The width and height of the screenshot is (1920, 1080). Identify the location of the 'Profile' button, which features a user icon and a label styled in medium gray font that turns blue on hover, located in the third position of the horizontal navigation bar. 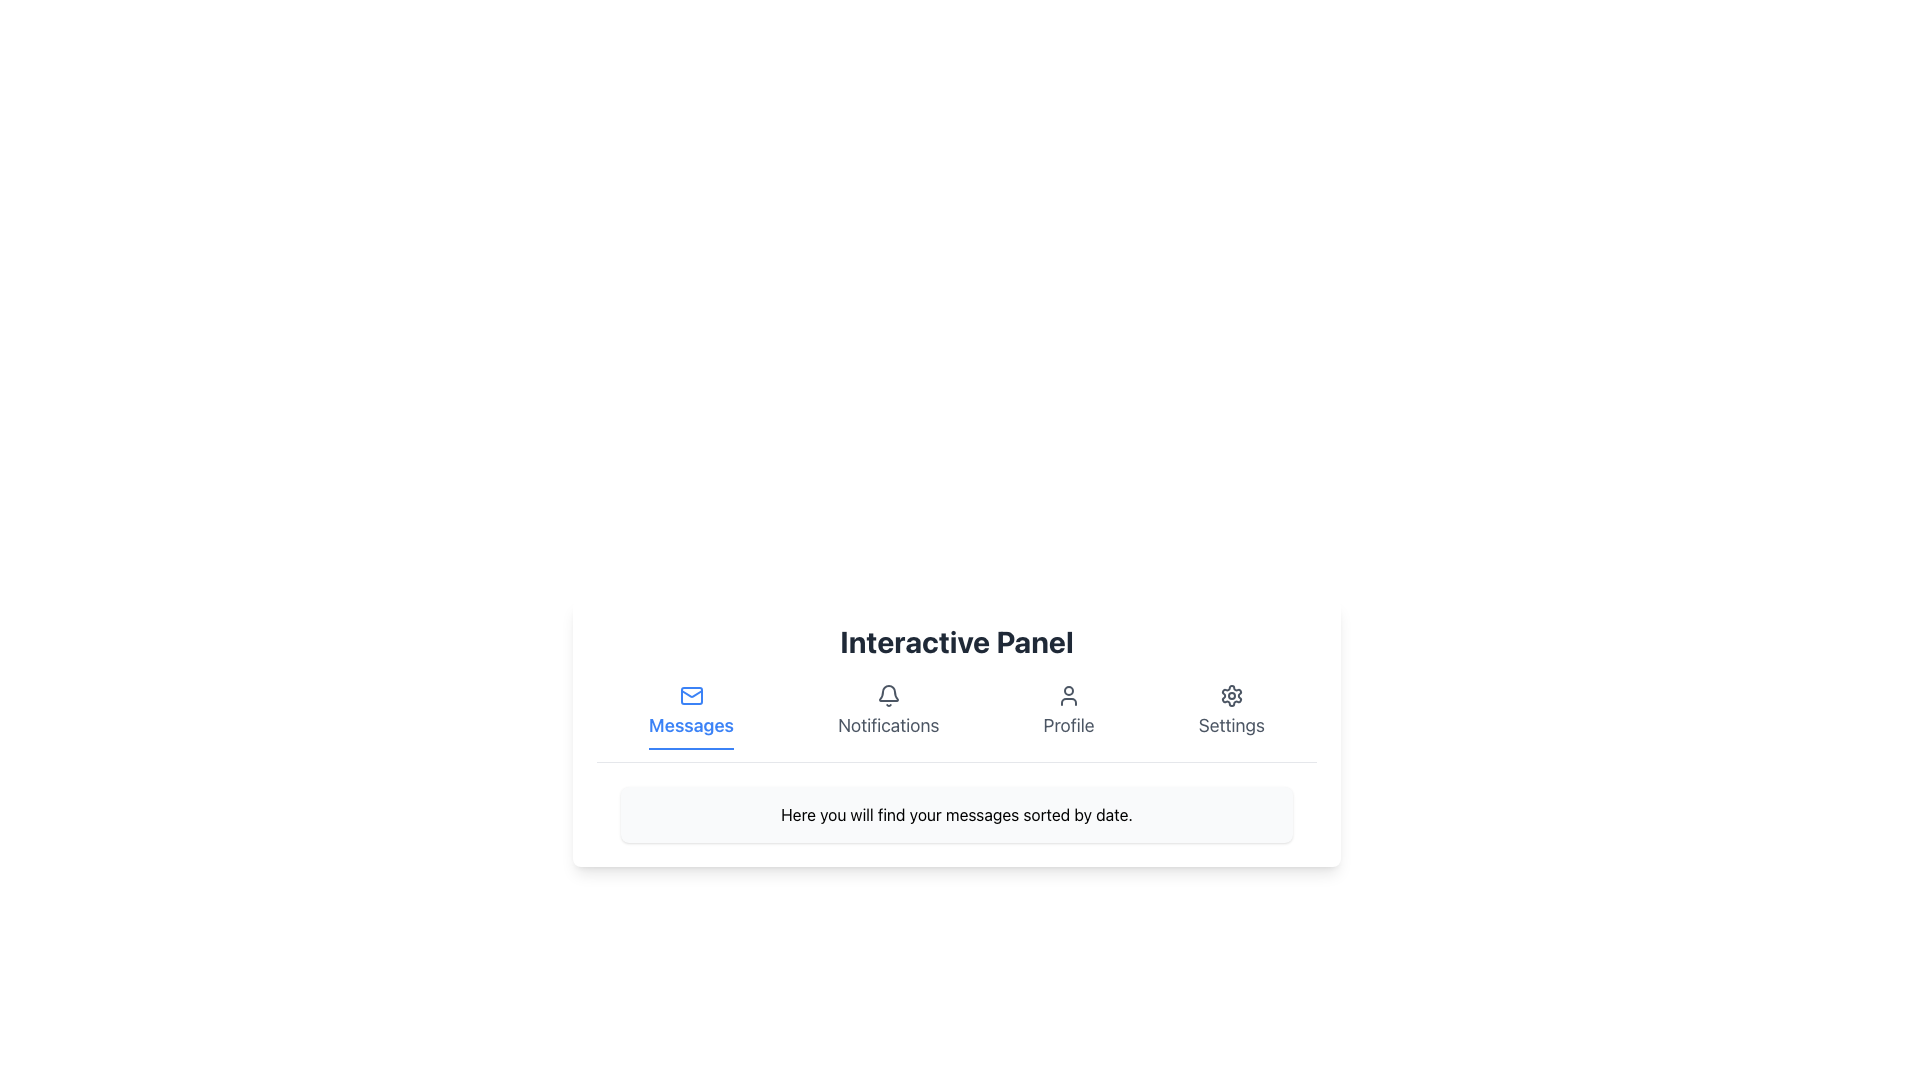
(1068, 716).